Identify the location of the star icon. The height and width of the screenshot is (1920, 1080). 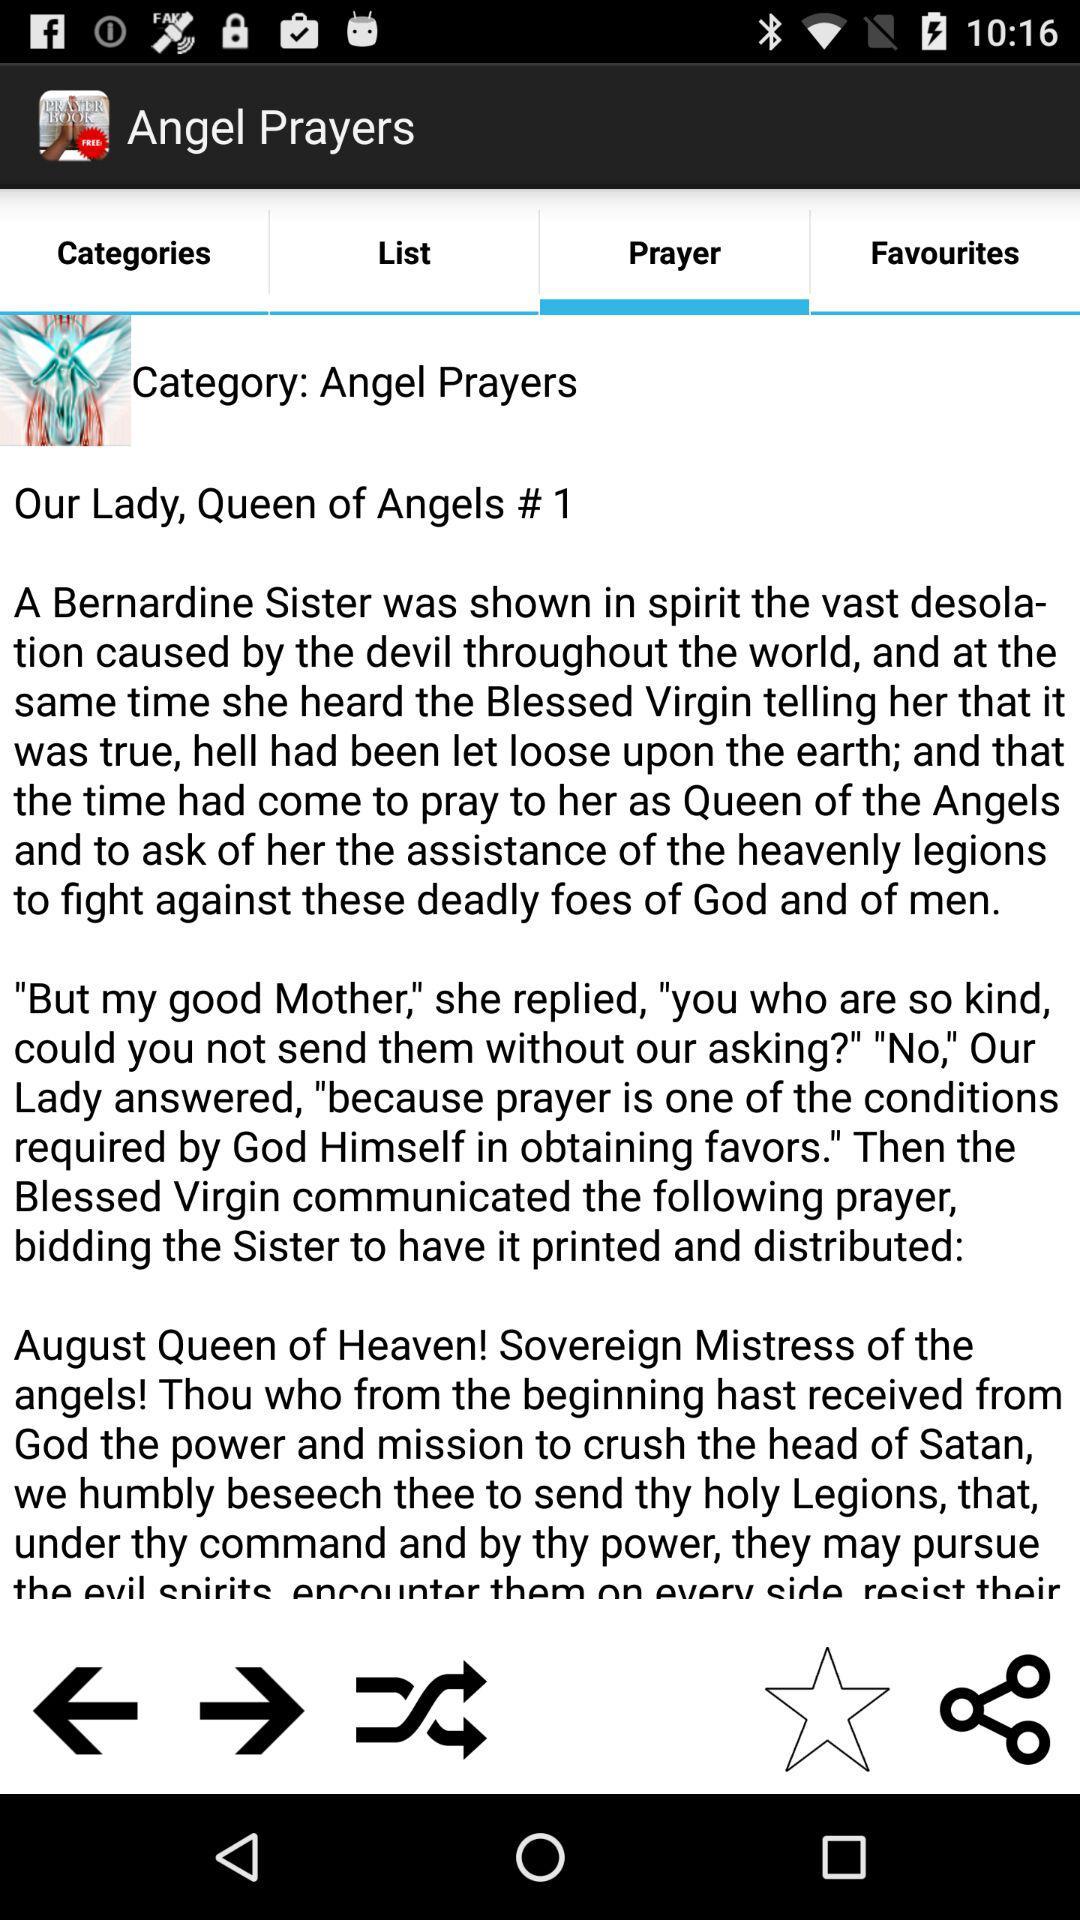
(826, 1829).